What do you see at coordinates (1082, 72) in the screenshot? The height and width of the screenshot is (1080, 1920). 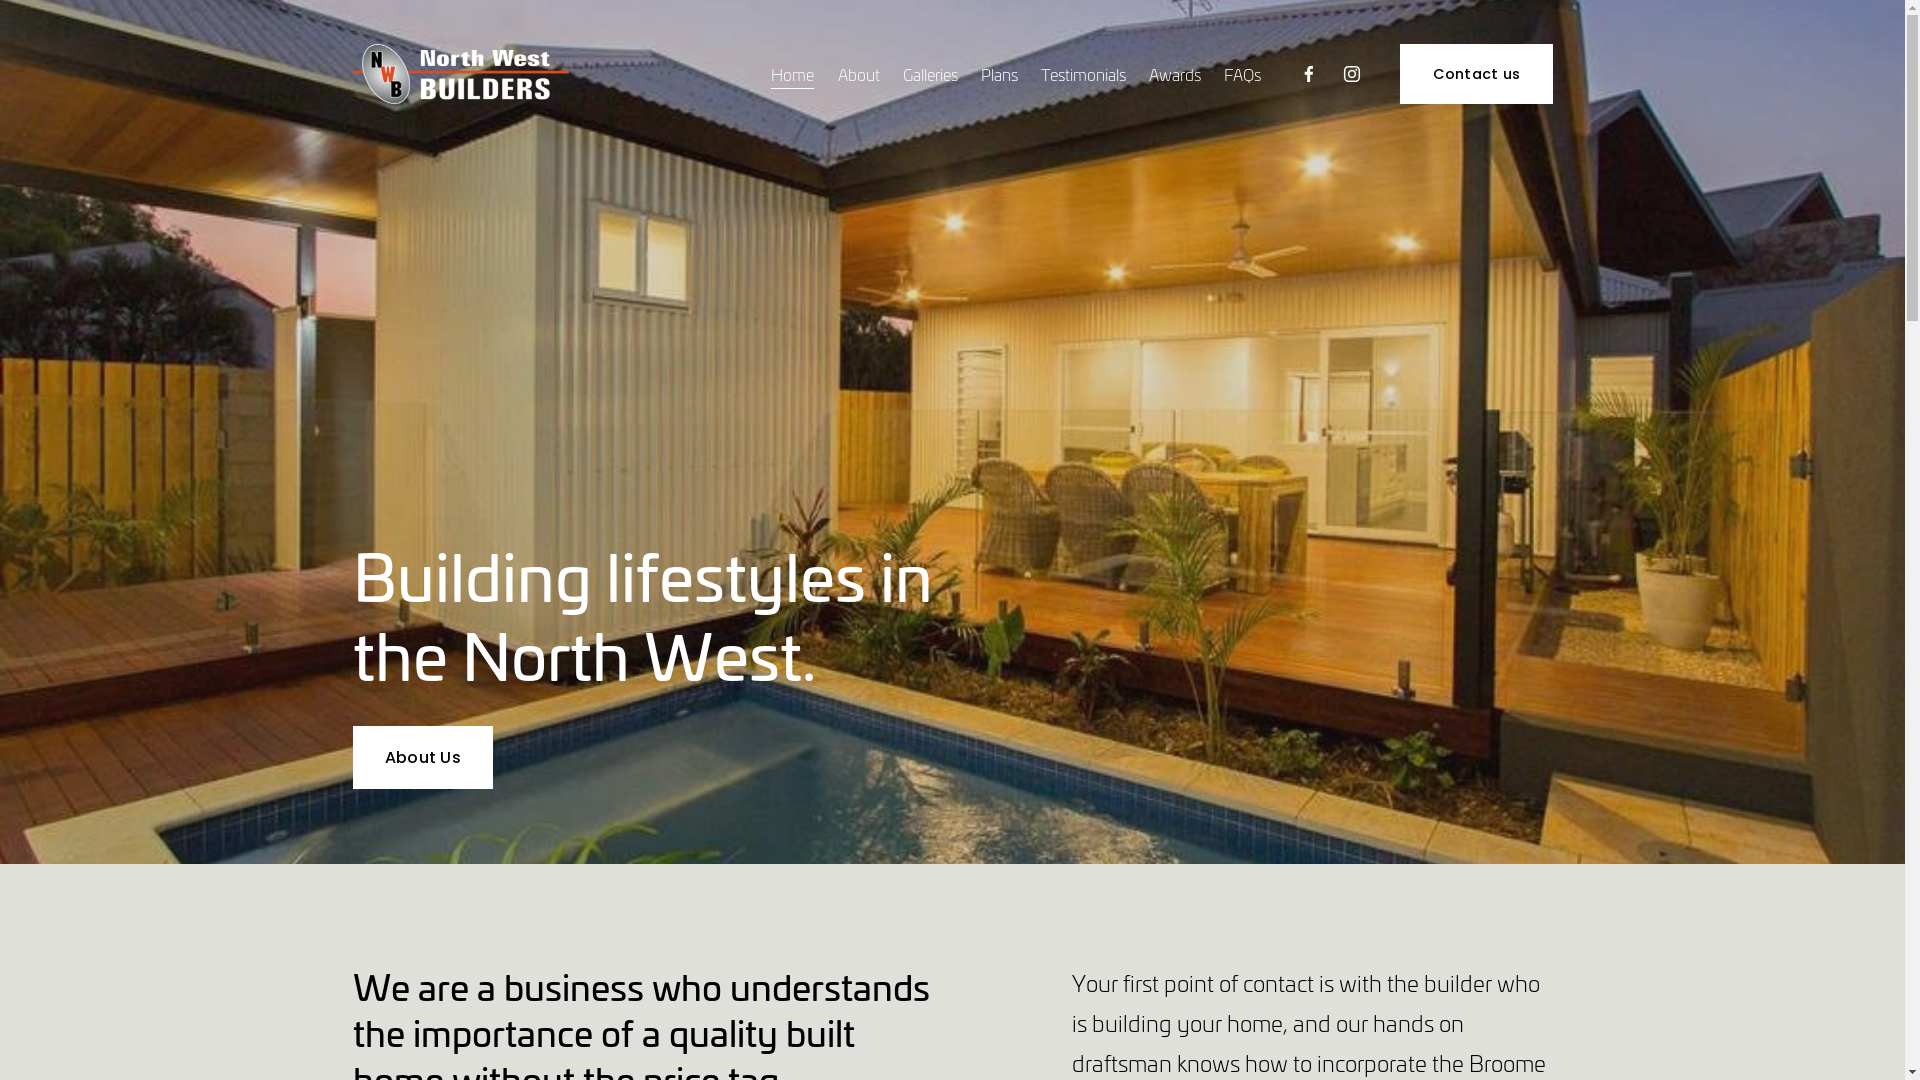 I see `'Testimonials'` at bounding box center [1082, 72].